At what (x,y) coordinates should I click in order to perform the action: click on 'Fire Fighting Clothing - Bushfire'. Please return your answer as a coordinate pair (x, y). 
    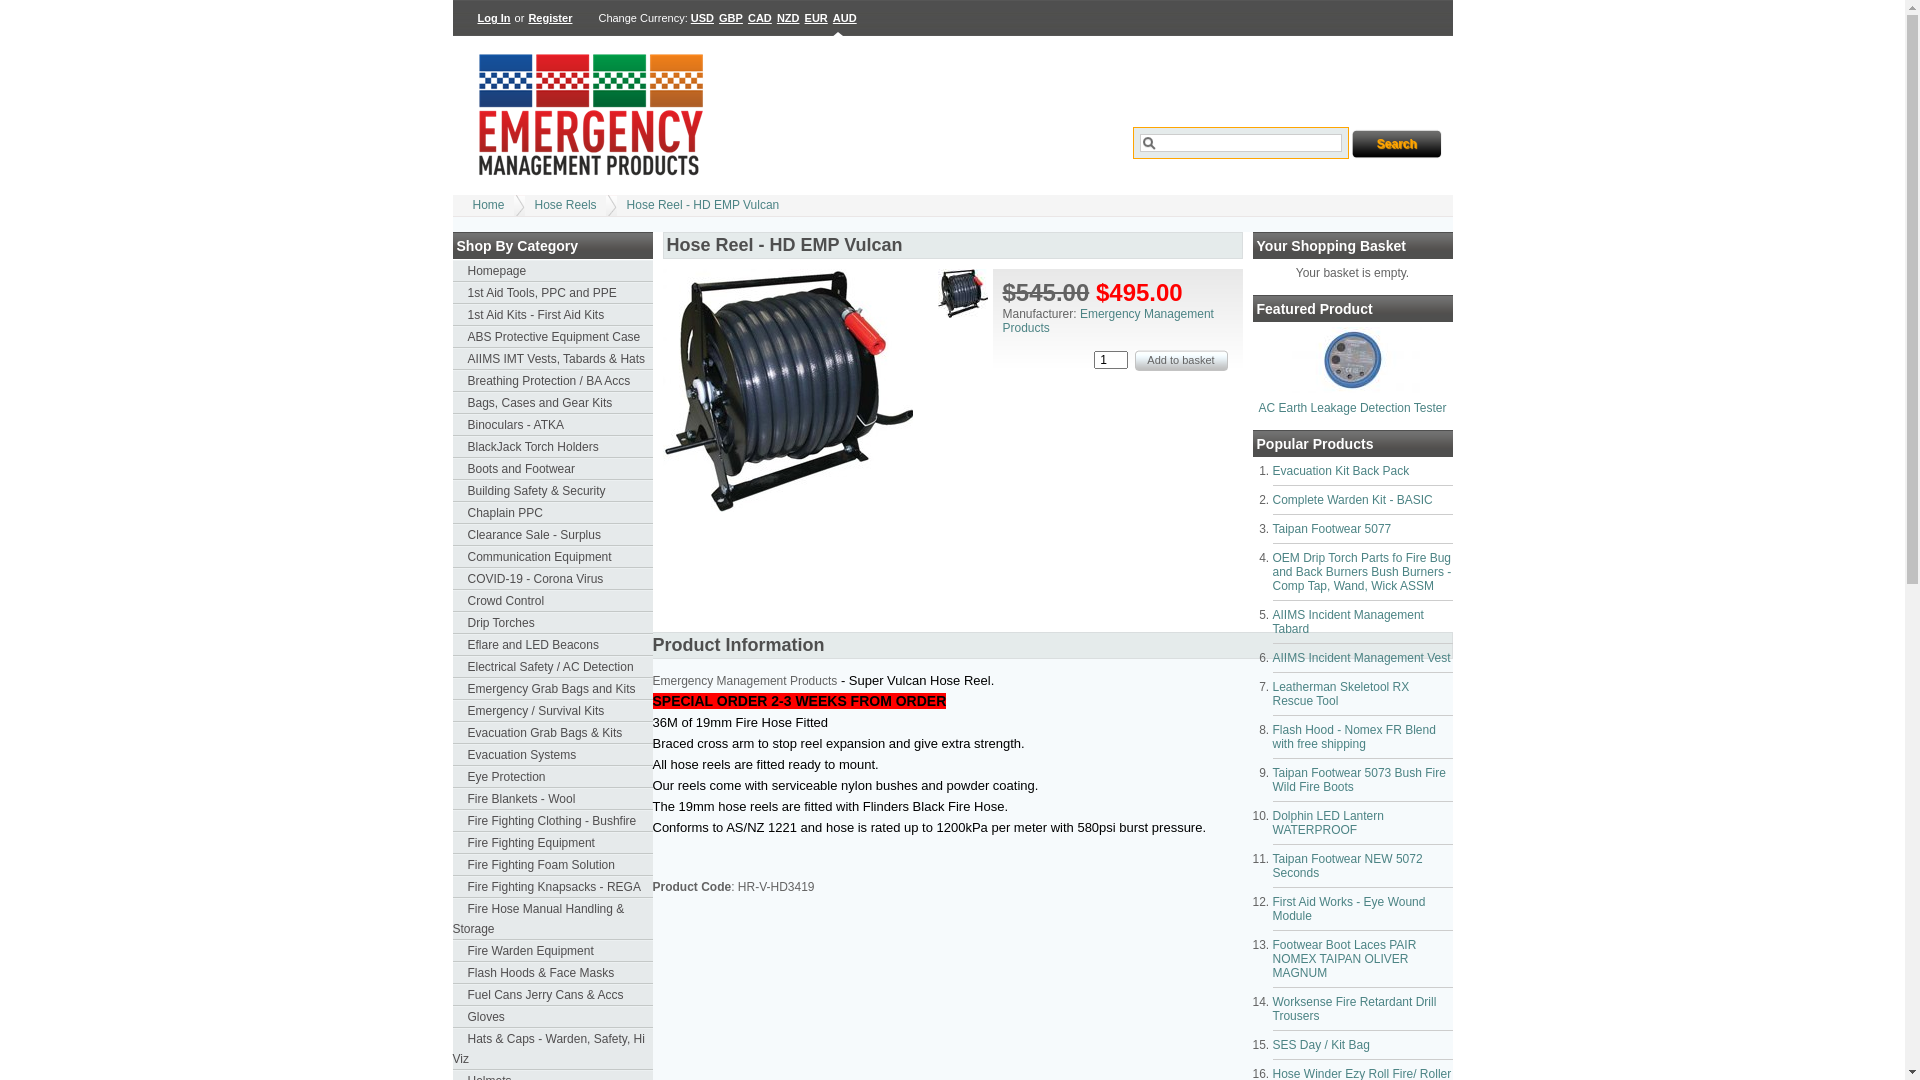
    Looking at the image, I should click on (552, 821).